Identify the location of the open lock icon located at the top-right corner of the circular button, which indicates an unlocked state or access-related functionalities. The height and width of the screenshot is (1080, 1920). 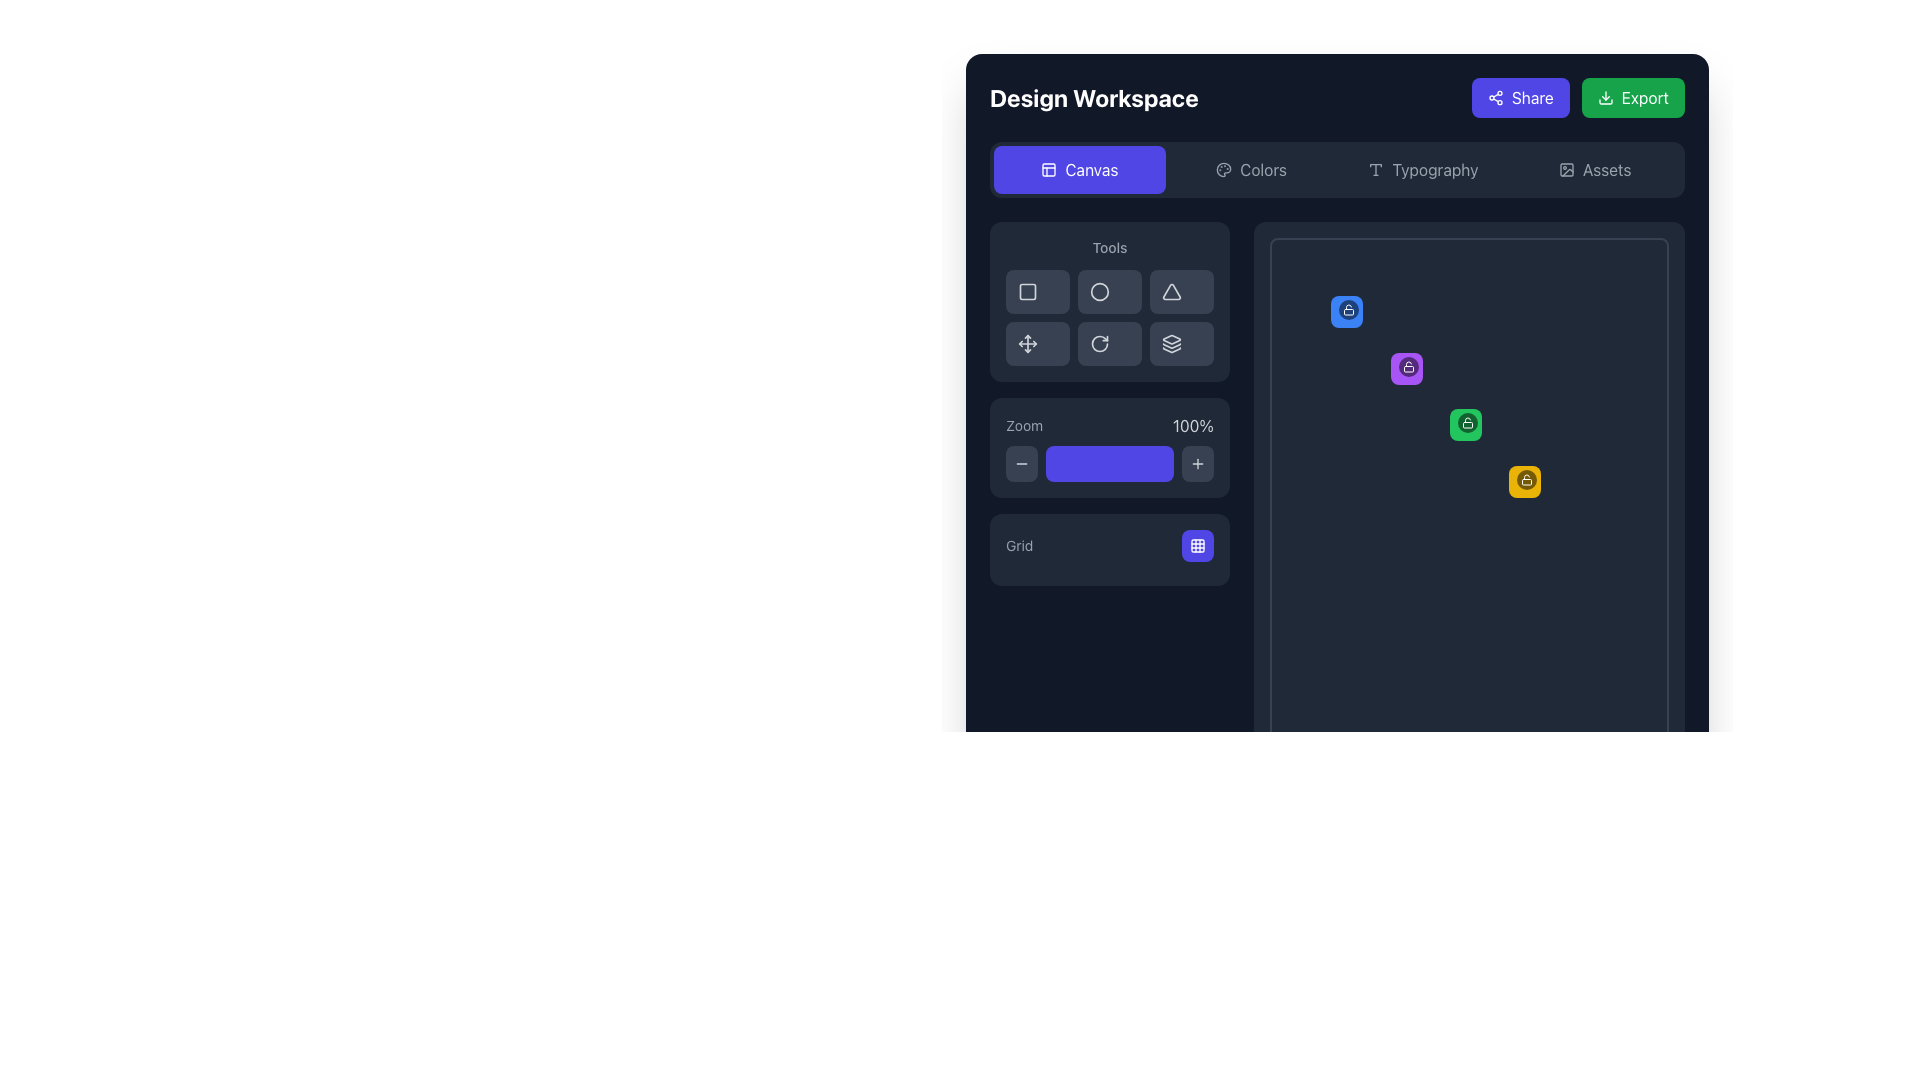
(1525, 478).